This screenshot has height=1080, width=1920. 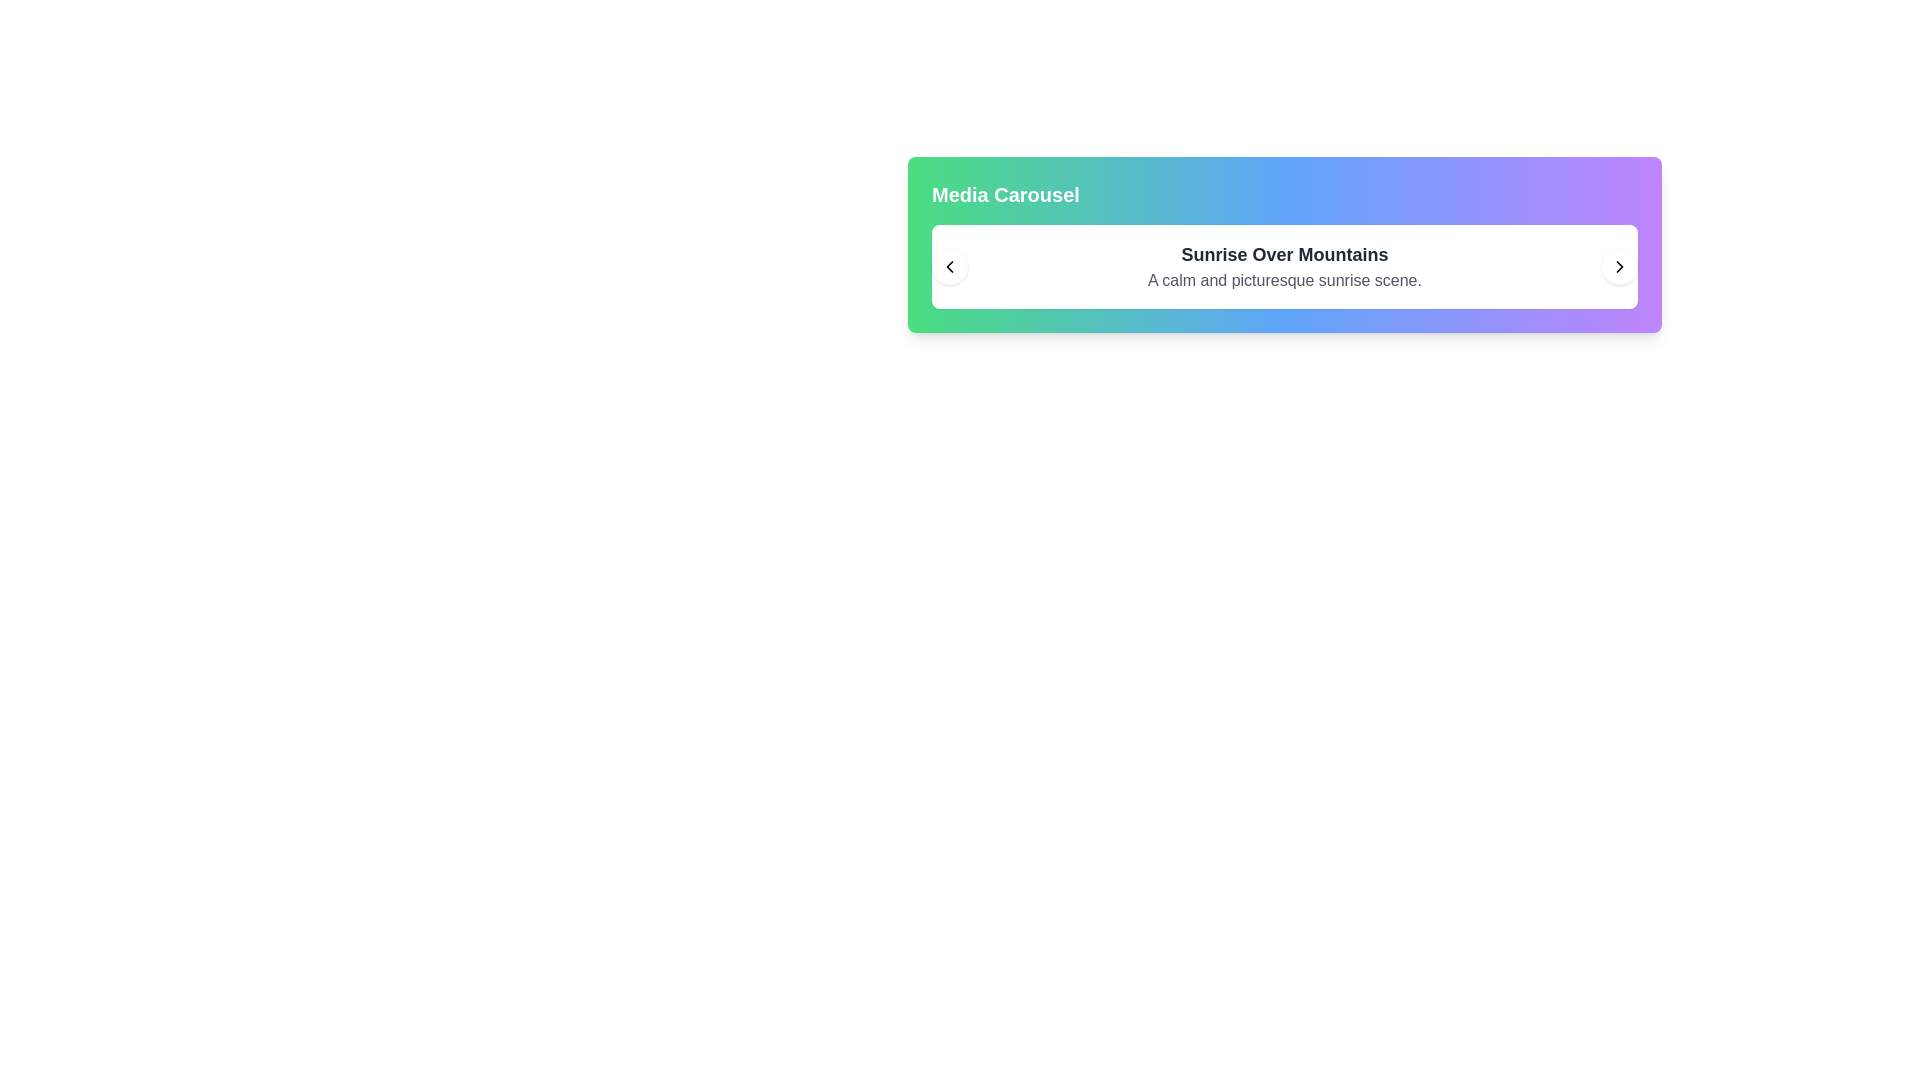 What do you see at coordinates (1285, 281) in the screenshot?
I see `the static text element displaying 'A calm and picturesque sunrise scene.' which is located beneath the heading 'Sunrise Over Mountains'` at bounding box center [1285, 281].